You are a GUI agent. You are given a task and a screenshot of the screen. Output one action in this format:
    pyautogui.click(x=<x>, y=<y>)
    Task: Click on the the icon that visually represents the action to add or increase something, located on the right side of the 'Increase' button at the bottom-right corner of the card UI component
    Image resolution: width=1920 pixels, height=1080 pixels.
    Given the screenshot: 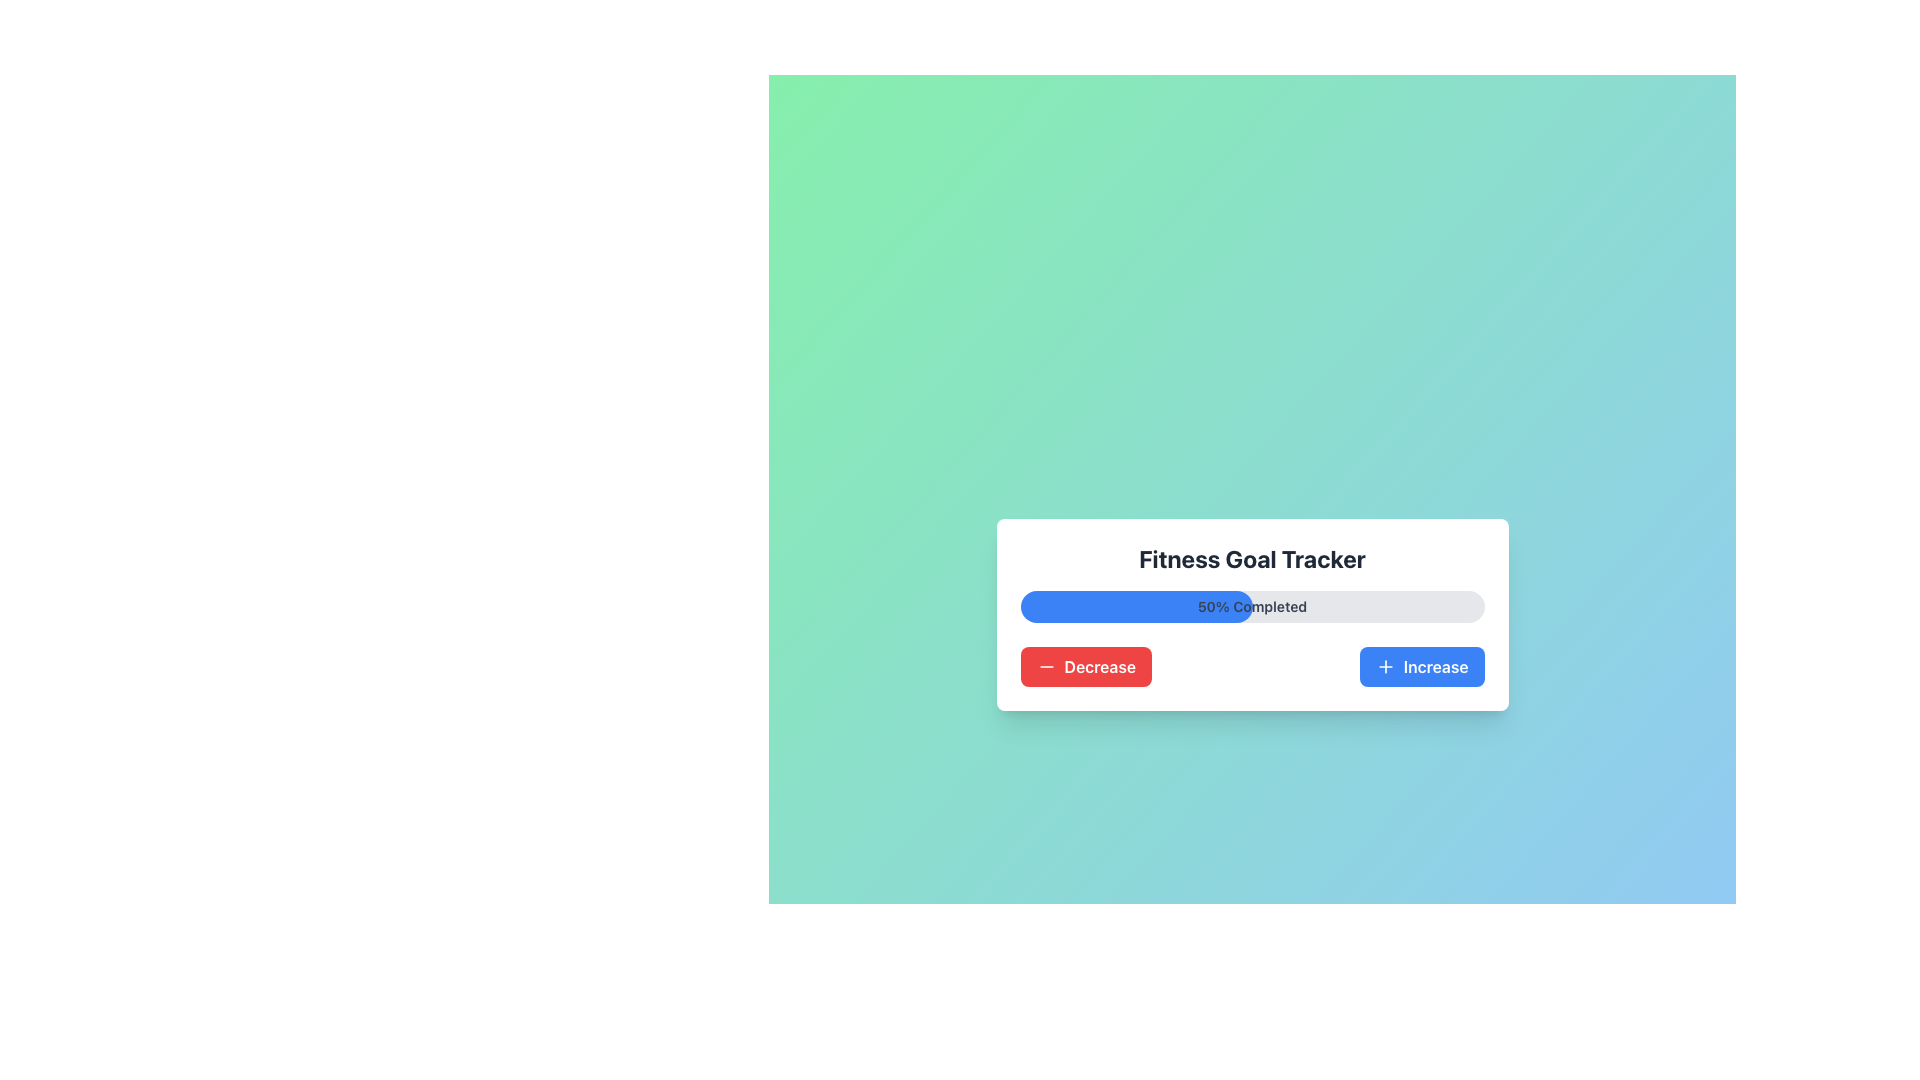 What is the action you would take?
    pyautogui.click(x=1384, y=667)
    